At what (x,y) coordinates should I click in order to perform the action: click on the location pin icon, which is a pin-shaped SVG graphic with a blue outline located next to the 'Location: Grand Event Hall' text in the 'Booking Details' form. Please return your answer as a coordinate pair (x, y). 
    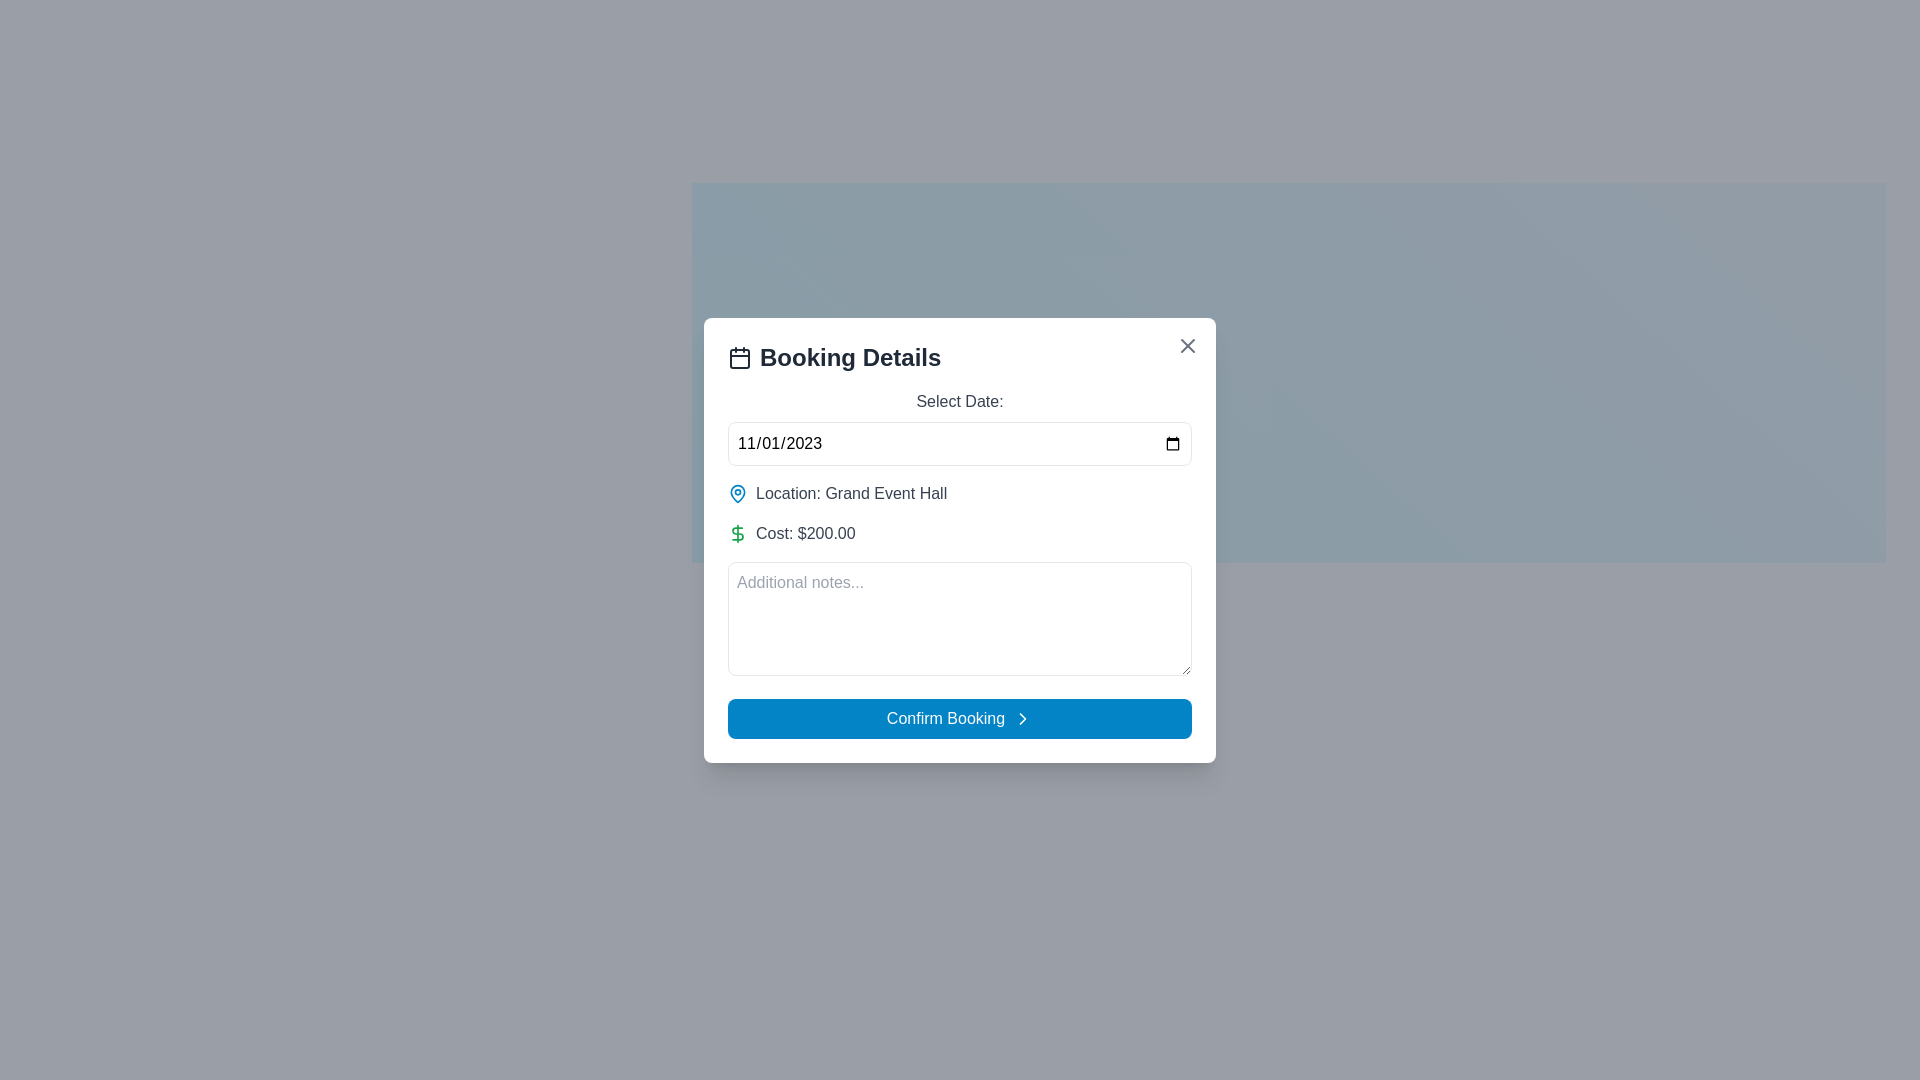
    Looking at the image, I should click on (737, 493).